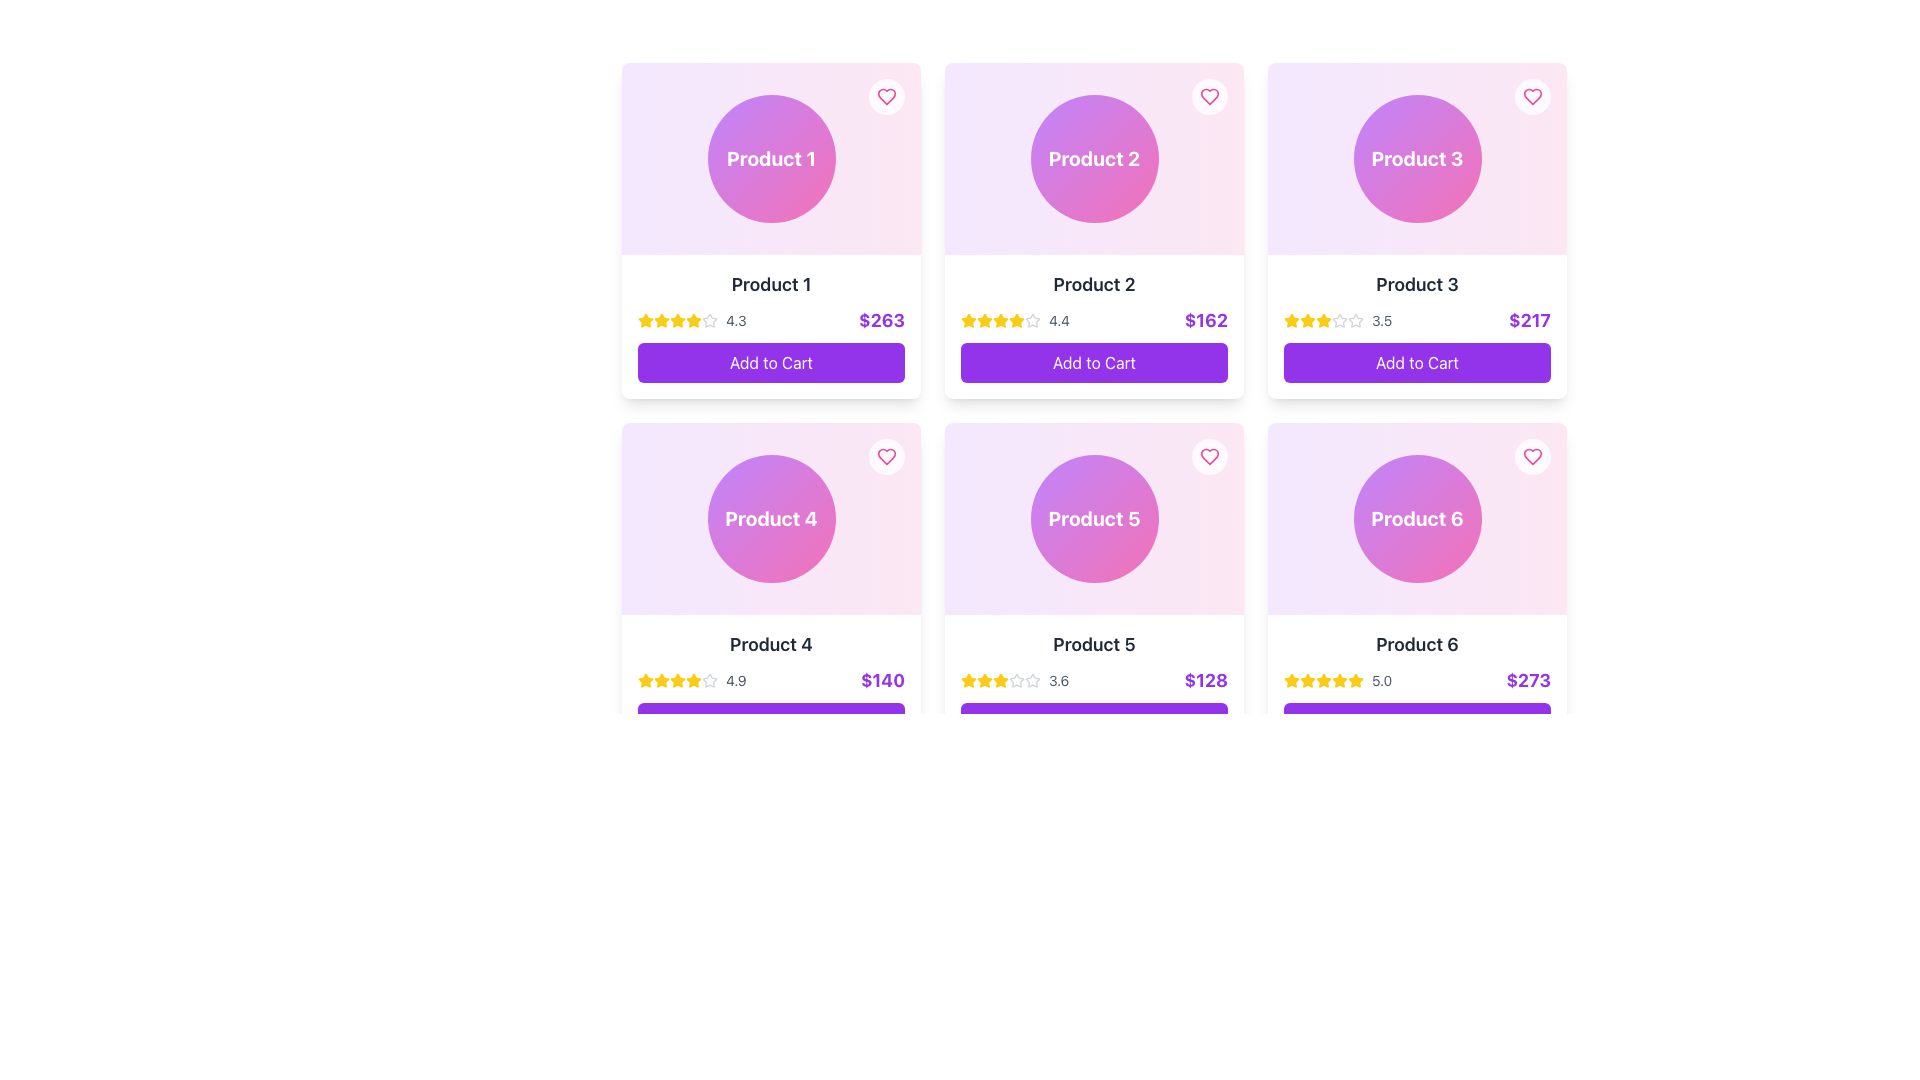 The width and height of the screenshot is (1920, 1080). I want to click on value displayed on the price label located in the rightmost product card (Product 6) in the second row of the grid layout, so click(1527, 680).